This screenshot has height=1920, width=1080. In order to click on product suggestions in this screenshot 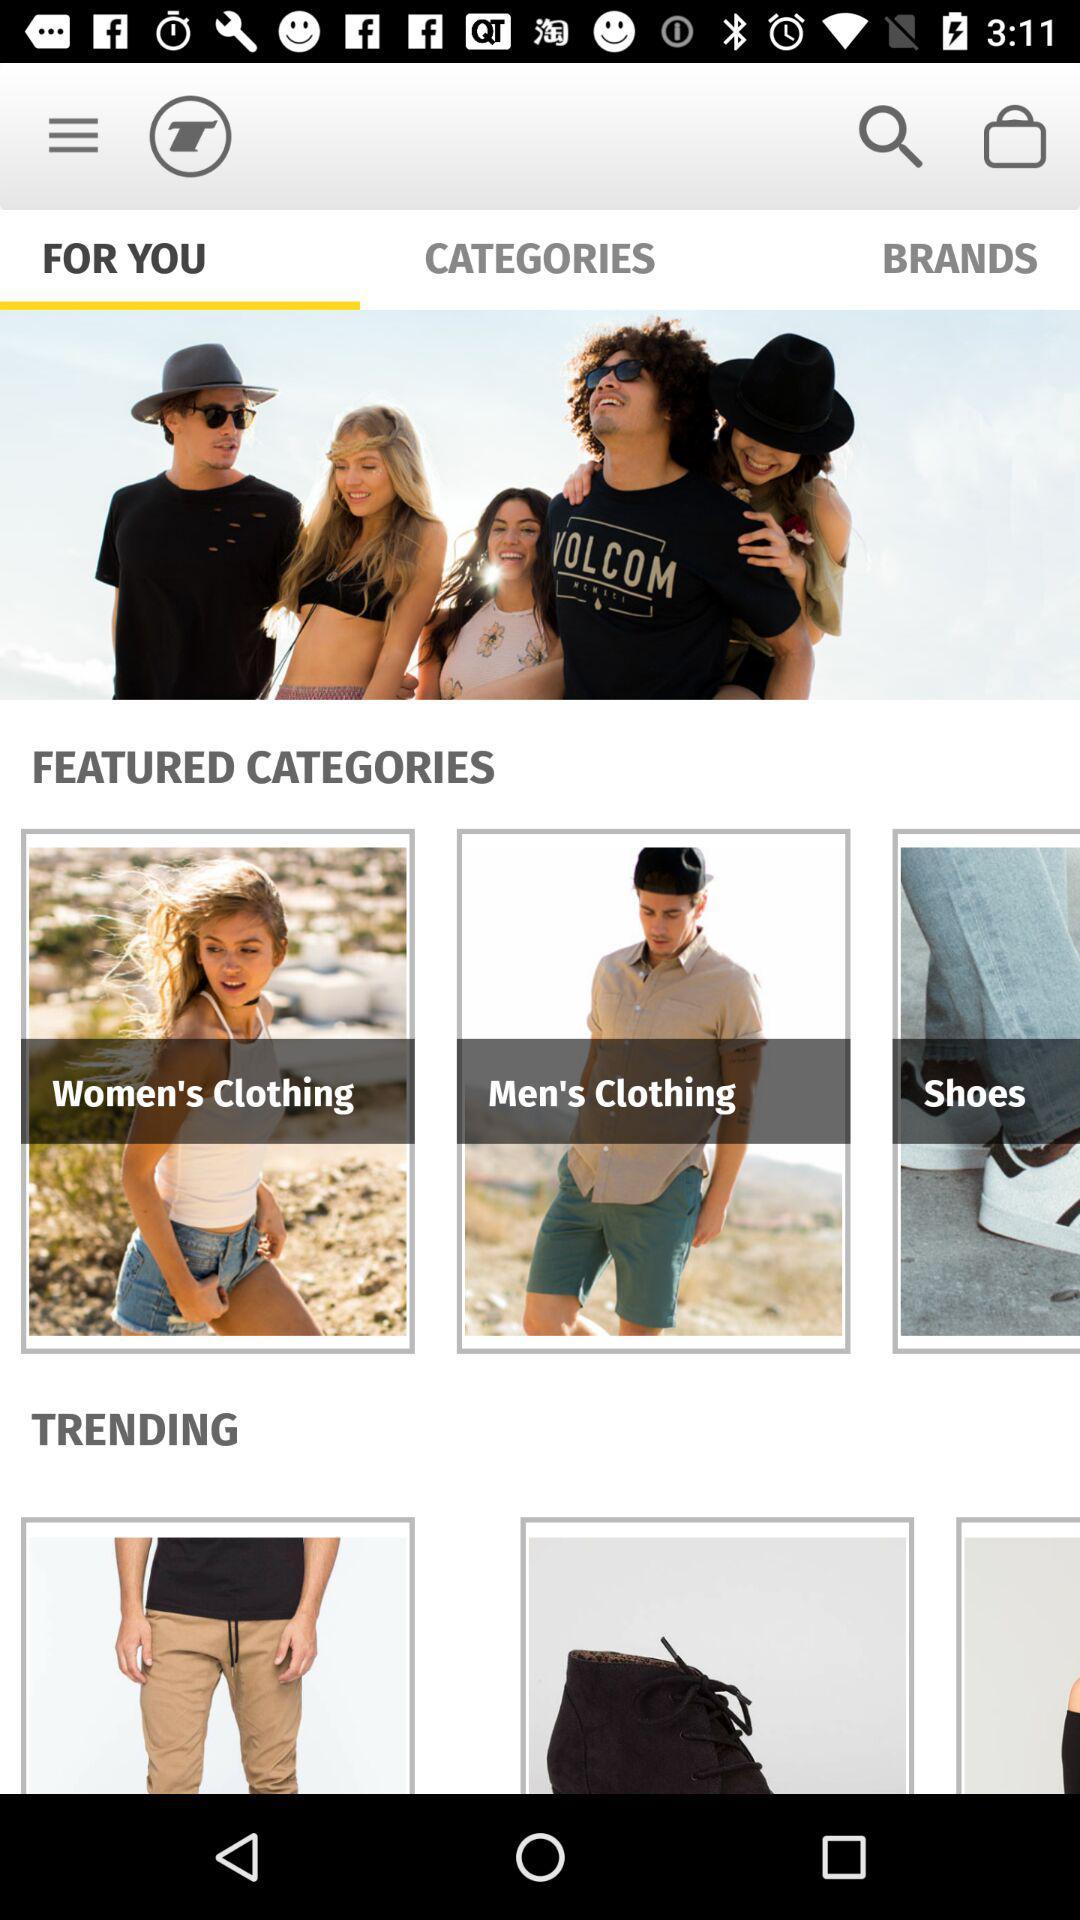, I will do `click(540, 504)`.